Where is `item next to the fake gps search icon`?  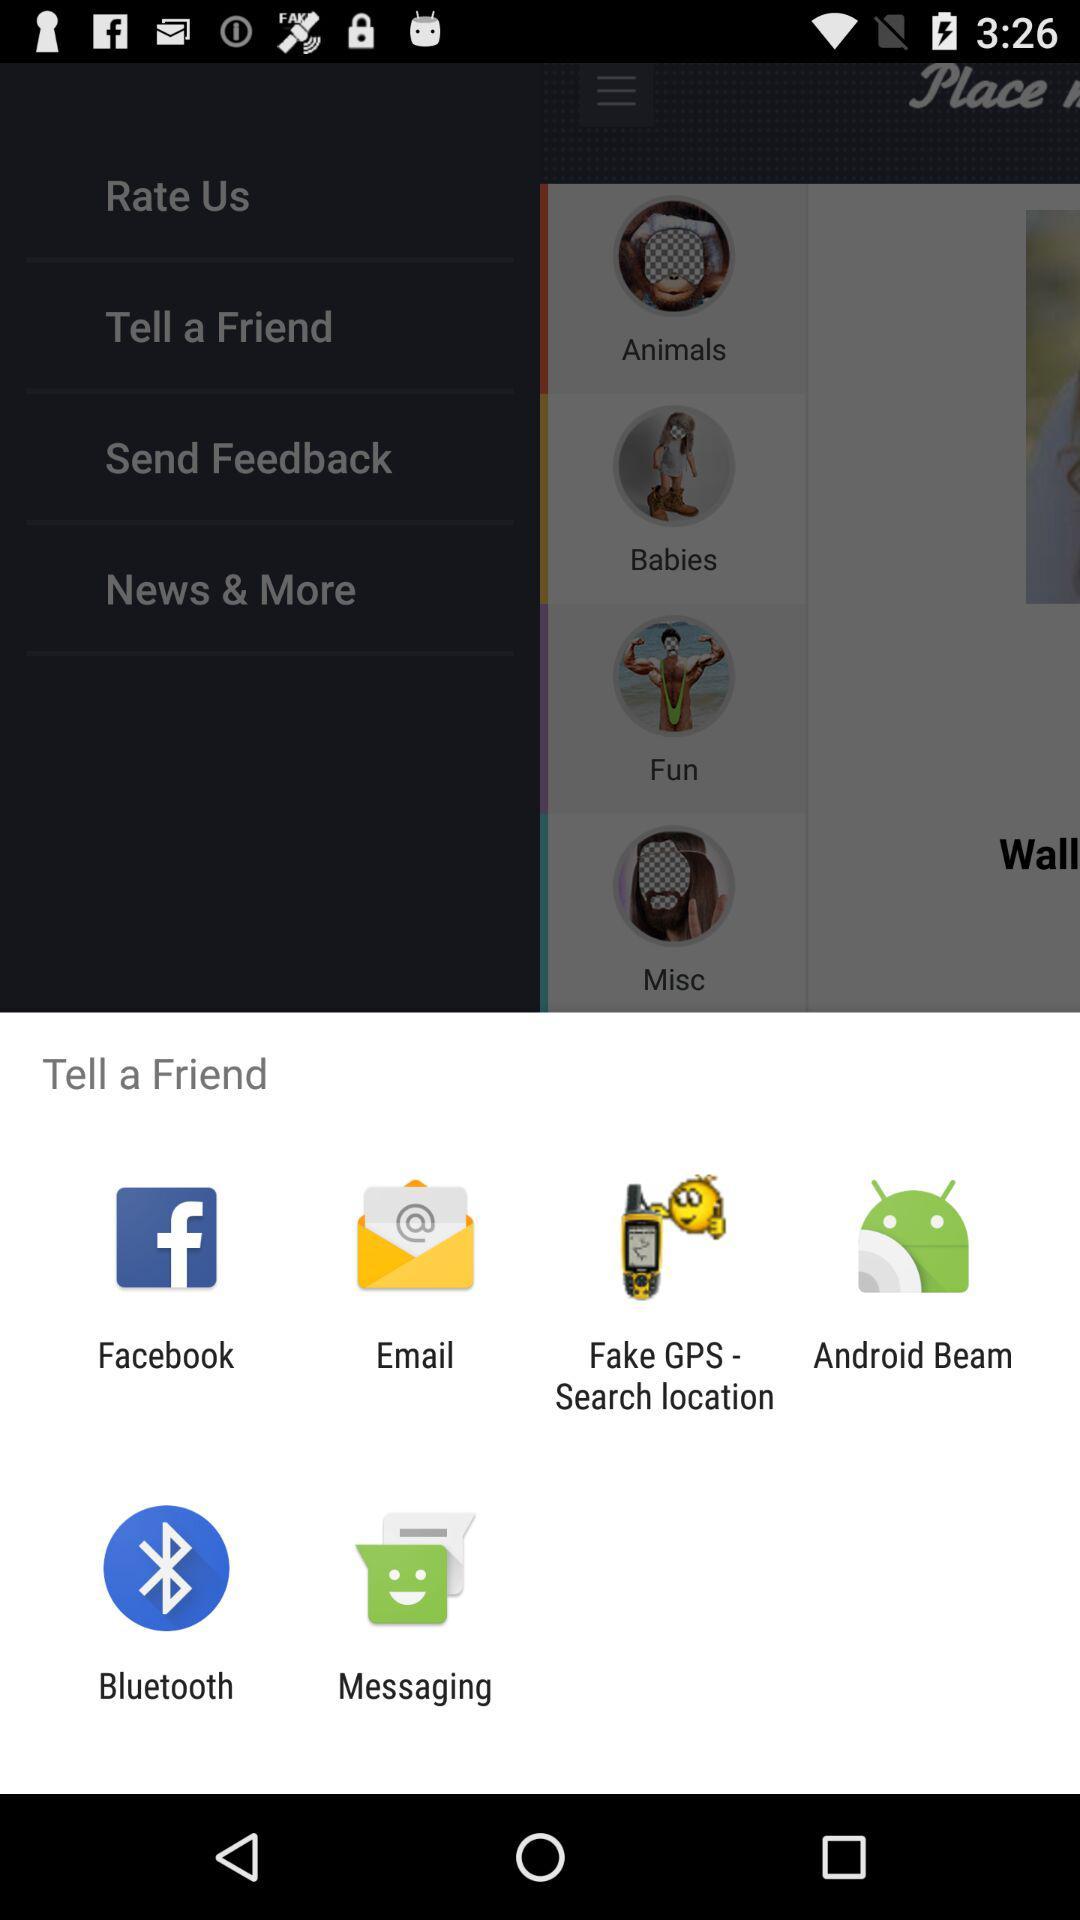 item next to the fake gps search icon is located at coordinates (414, 1374).